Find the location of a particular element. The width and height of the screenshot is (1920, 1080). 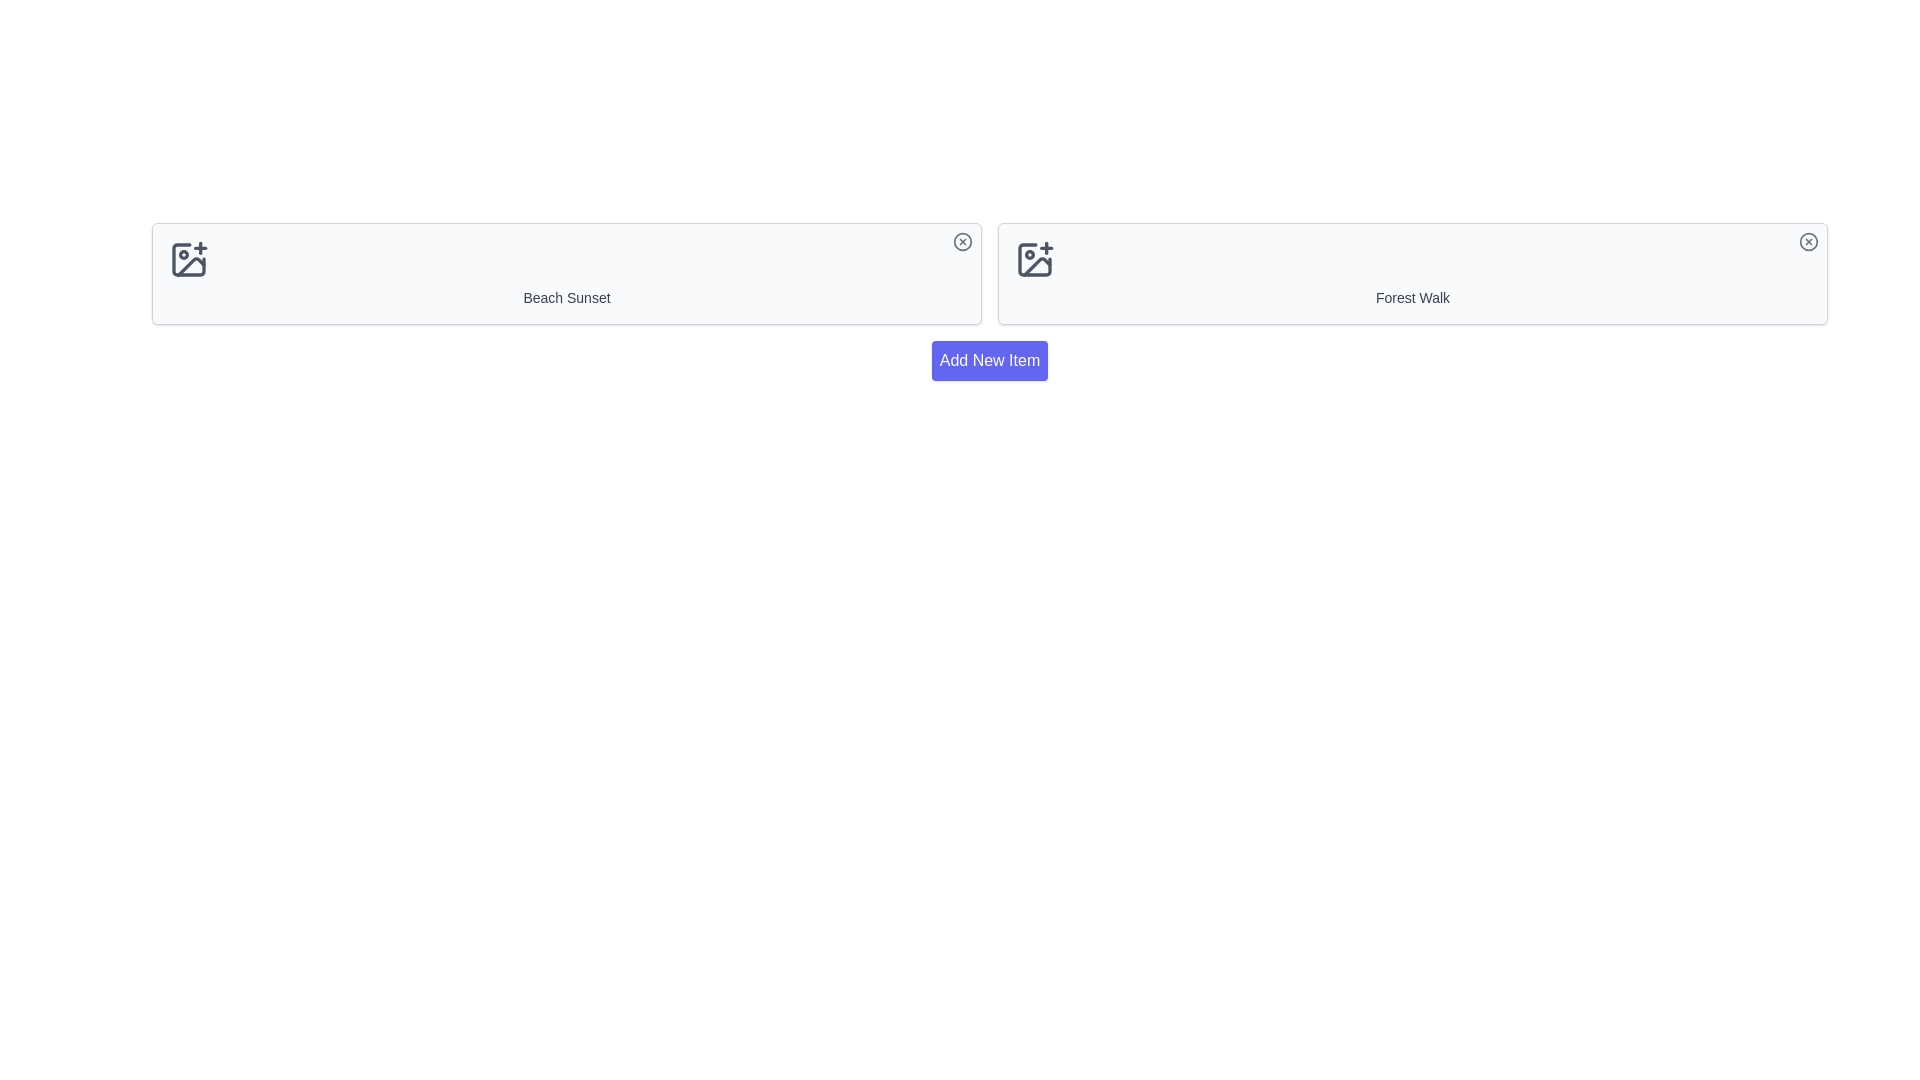

the button located below the 'Beach Sunset' and 'Forest Walk' elements is located at coordinates (989, 361).